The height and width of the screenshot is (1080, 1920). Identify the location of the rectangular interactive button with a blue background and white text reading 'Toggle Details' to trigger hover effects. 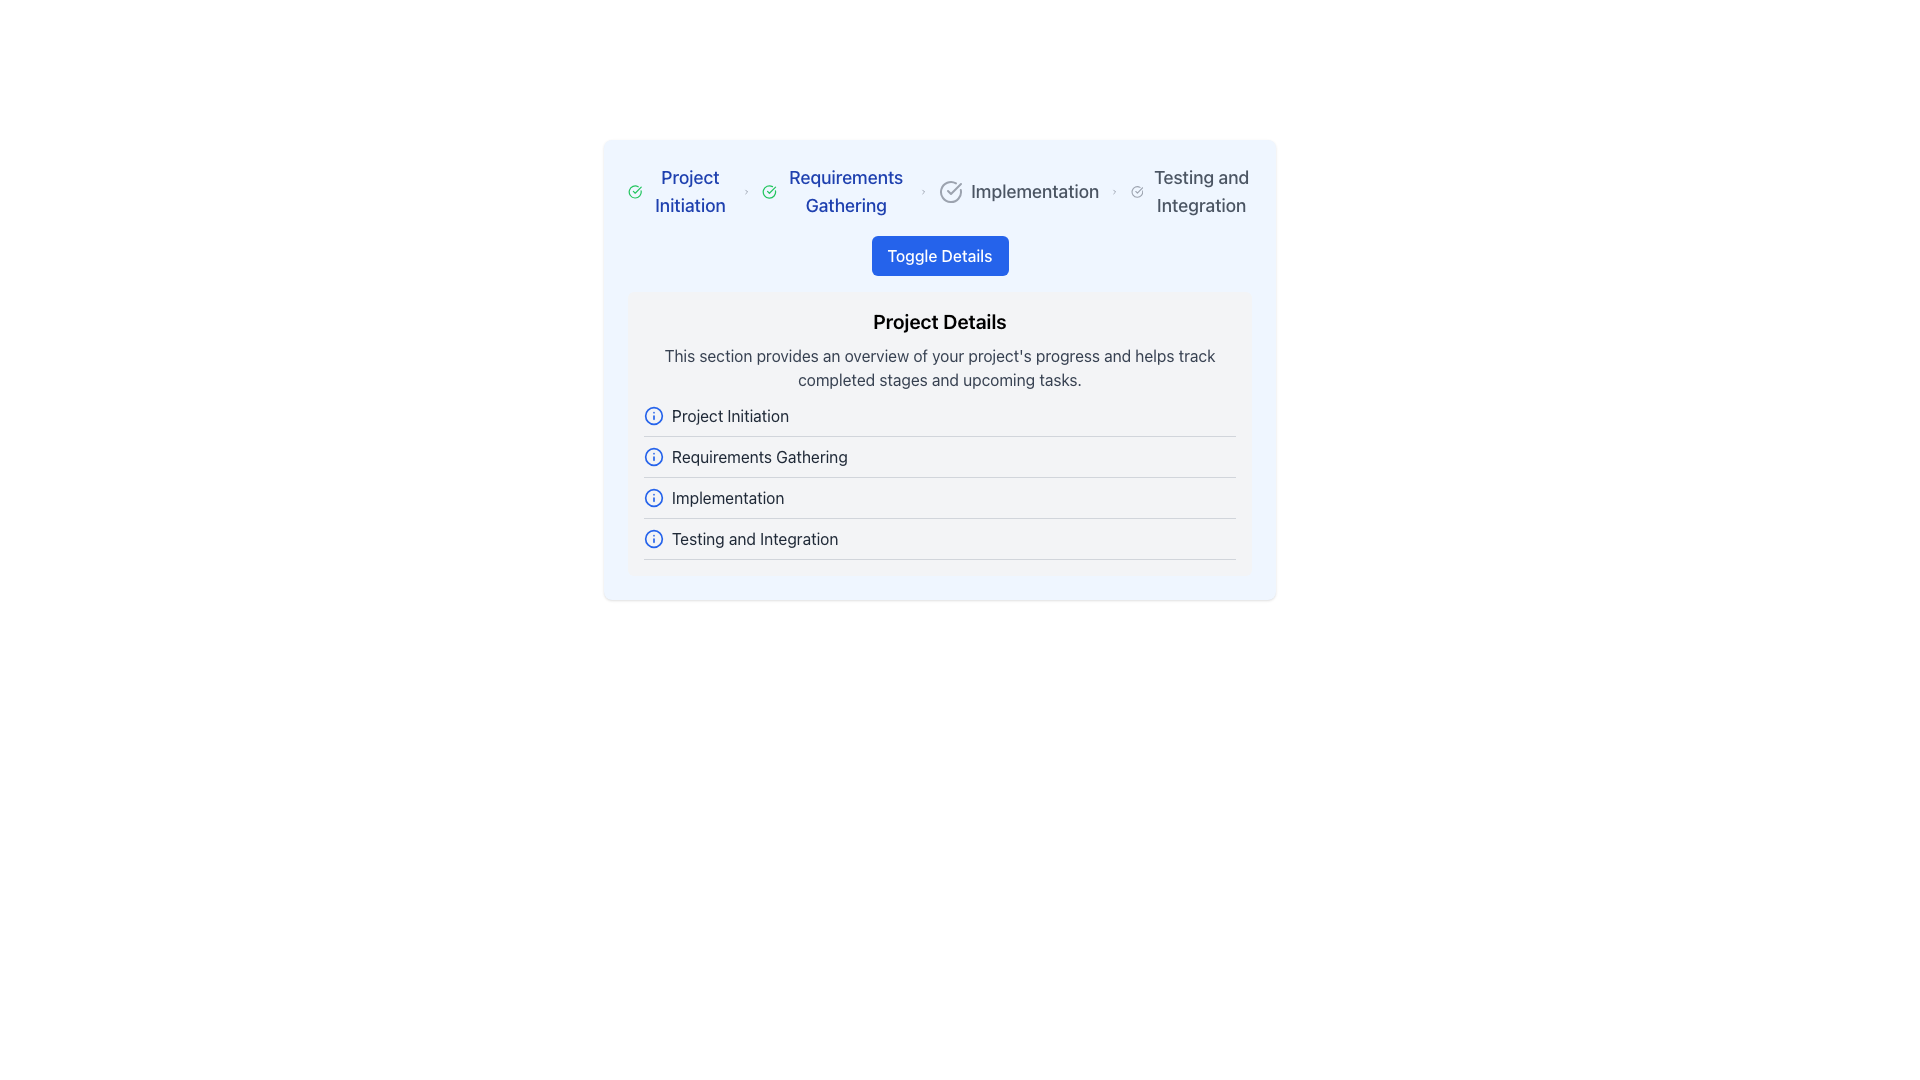
(939, 254).